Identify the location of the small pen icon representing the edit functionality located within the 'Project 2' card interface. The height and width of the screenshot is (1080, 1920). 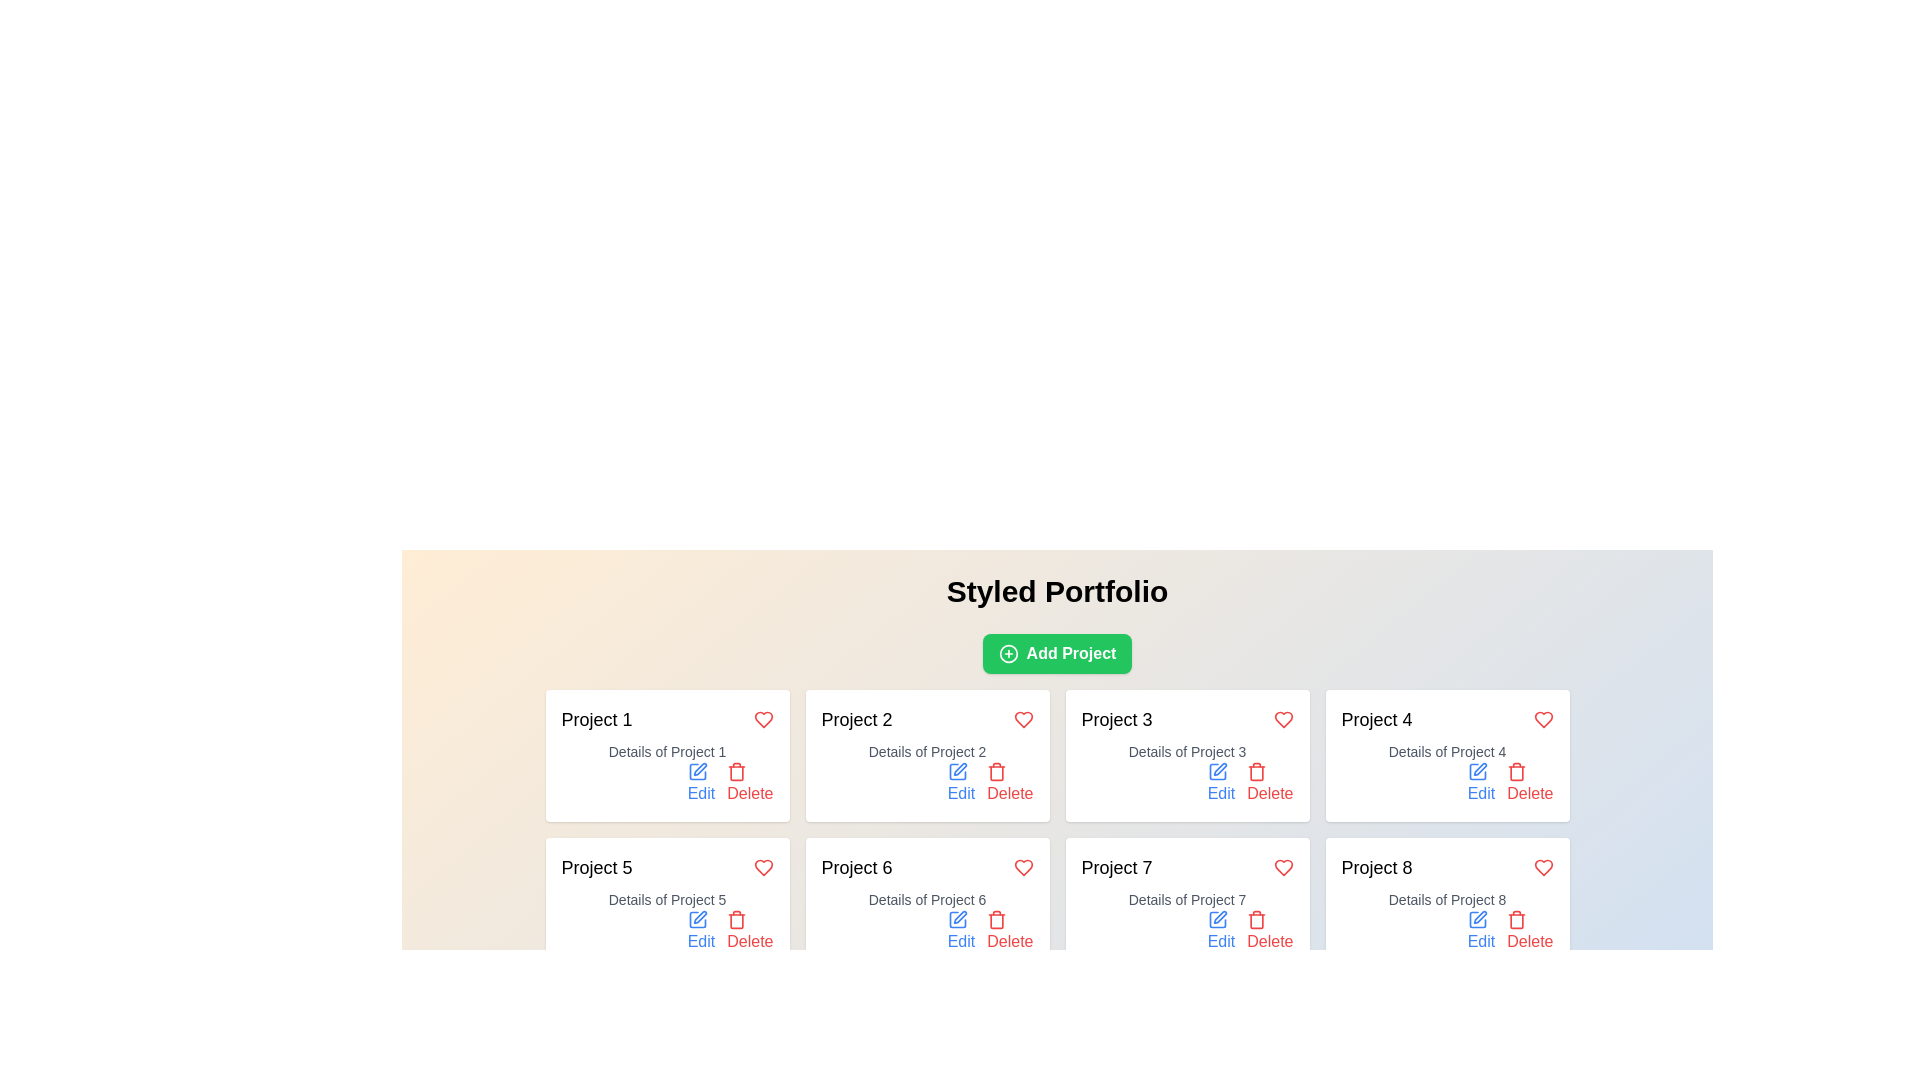
(960, 768).